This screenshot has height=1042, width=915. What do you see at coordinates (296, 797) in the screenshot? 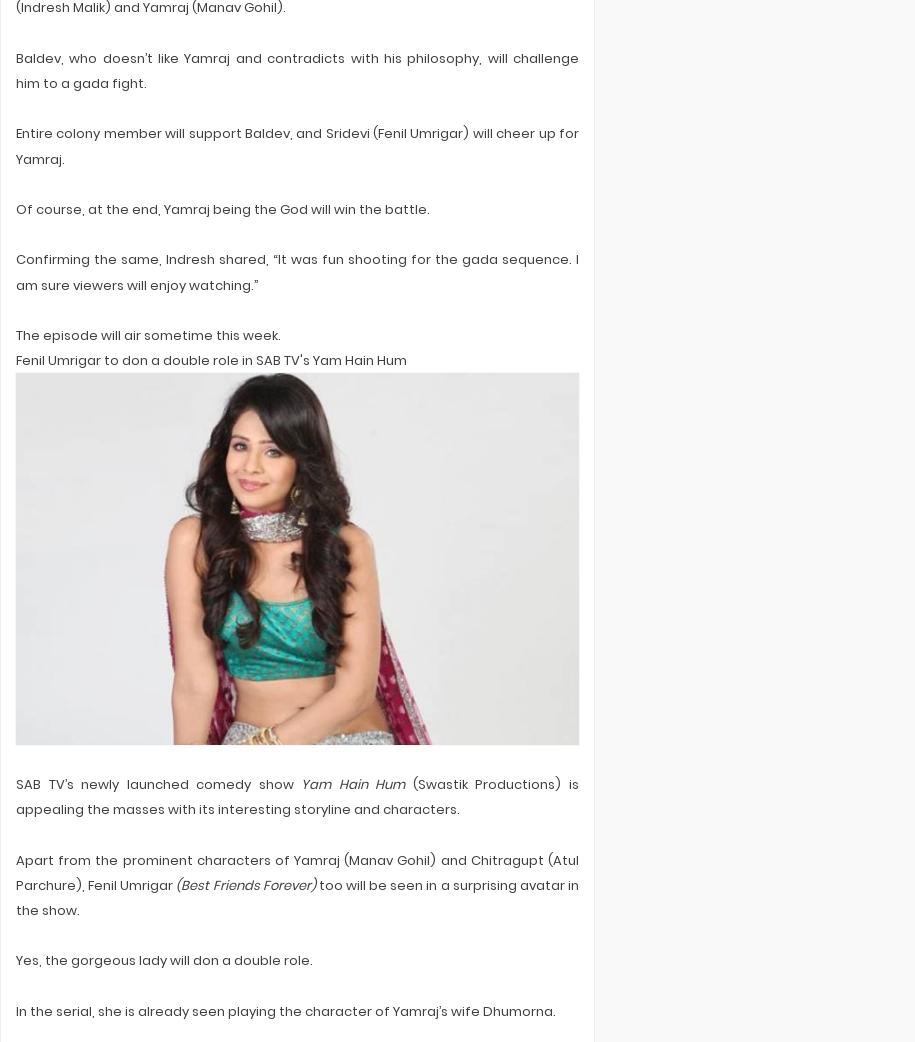
I see `'(Swastik Productions) is appealing the masses with its interesting storyline and characters.'` at bounding box center [296, 797].